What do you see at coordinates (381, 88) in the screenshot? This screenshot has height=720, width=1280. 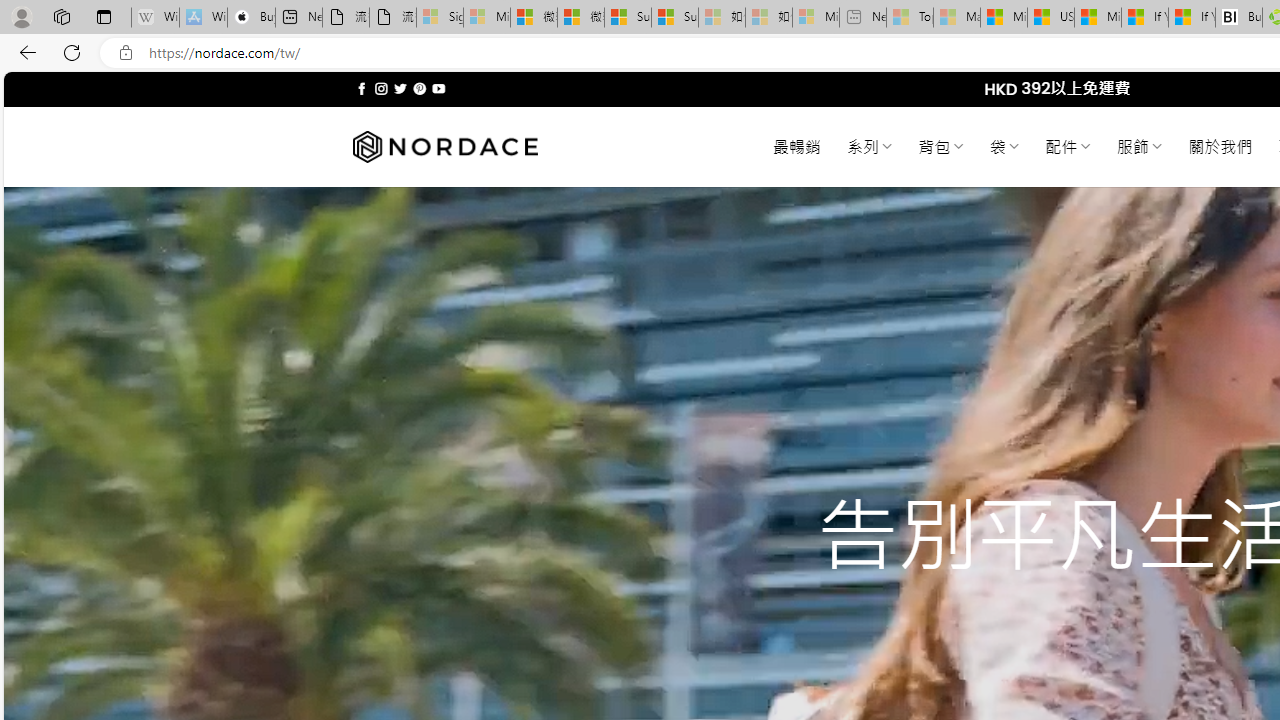 I see `'Follow on Instagram'` at bounding box center [381, 88].